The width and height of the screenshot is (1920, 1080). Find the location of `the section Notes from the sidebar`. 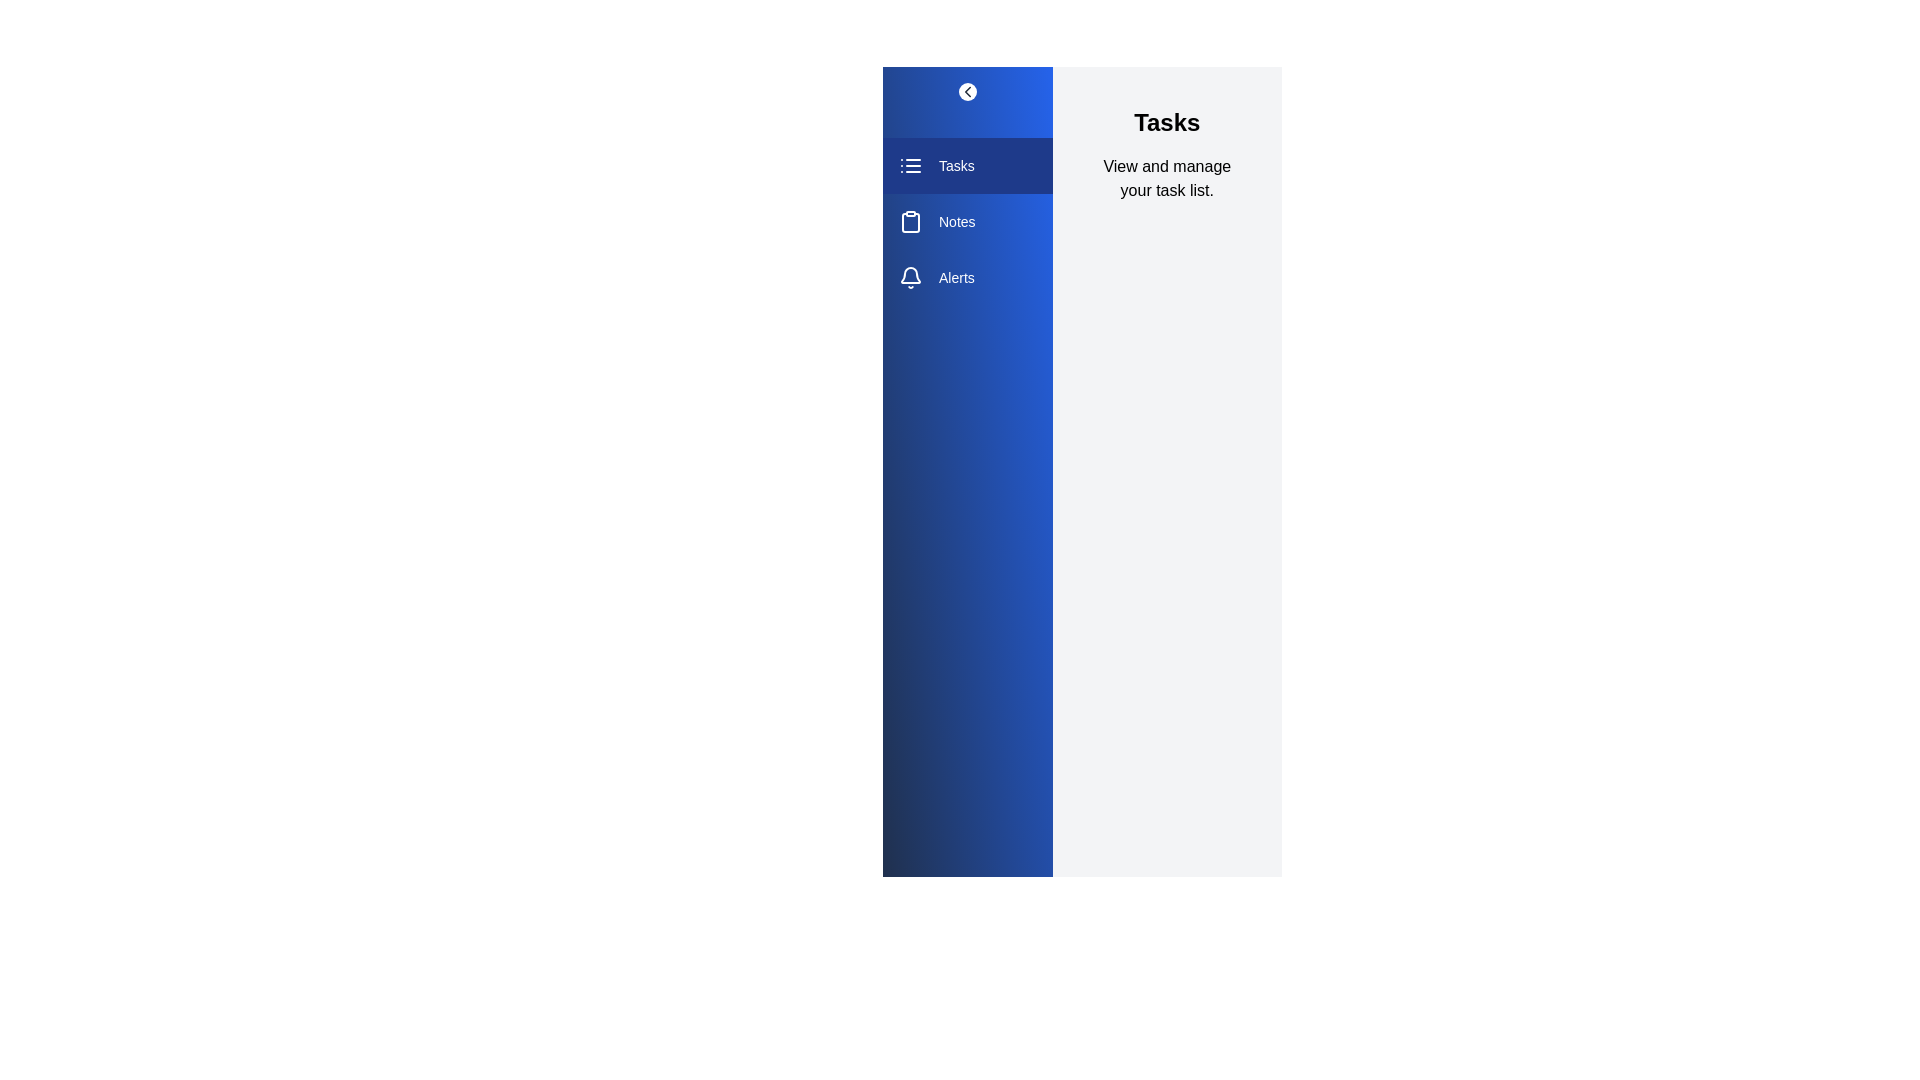

the section Notes from the sidebar is located at coordinates (967, 222).